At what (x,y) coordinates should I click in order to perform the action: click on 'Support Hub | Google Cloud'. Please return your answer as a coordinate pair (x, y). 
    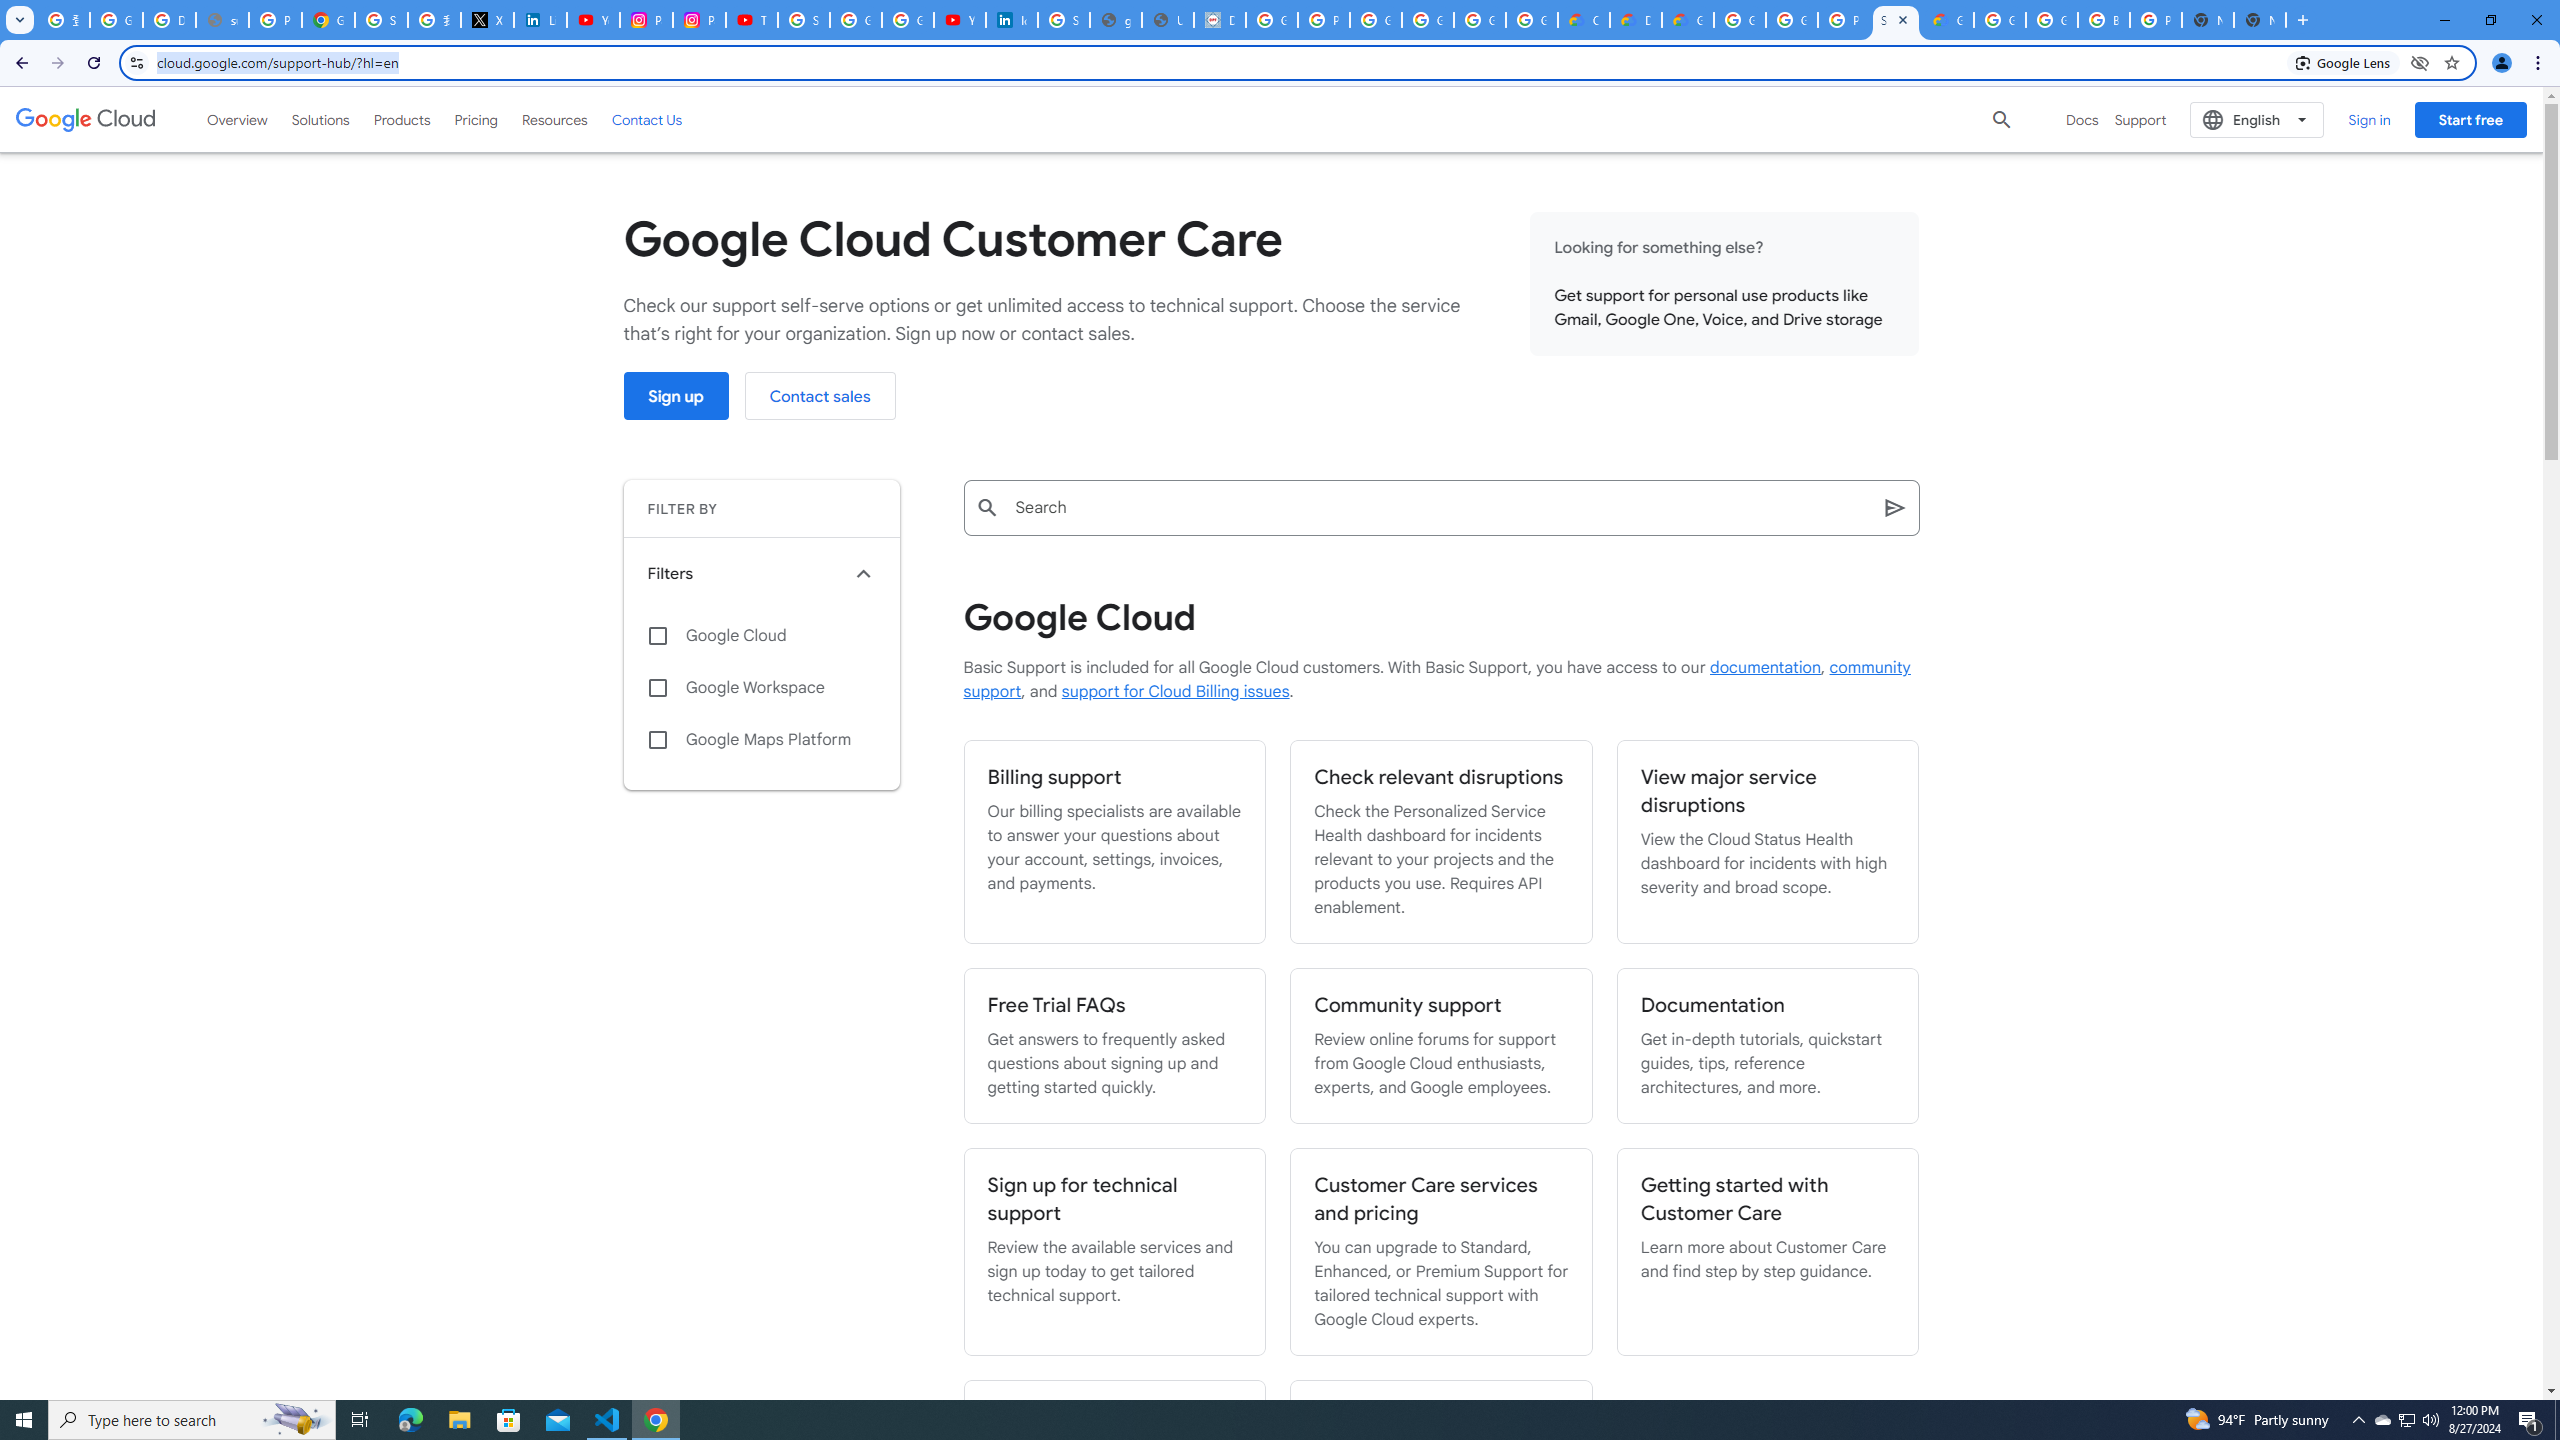
    Looking at the image, I should click on (1895, 19).